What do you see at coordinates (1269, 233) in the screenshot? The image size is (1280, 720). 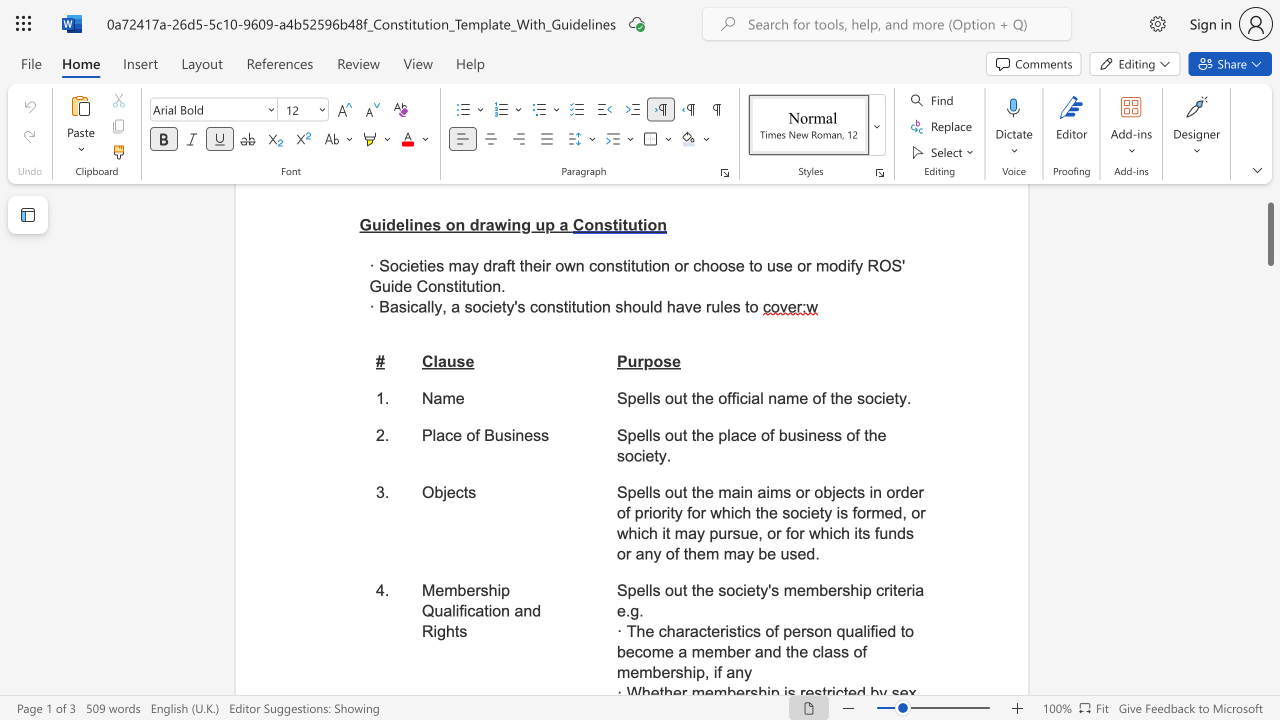 I see `the scrollbar and move up 80 pixels` at bounding box center [1269, 233].